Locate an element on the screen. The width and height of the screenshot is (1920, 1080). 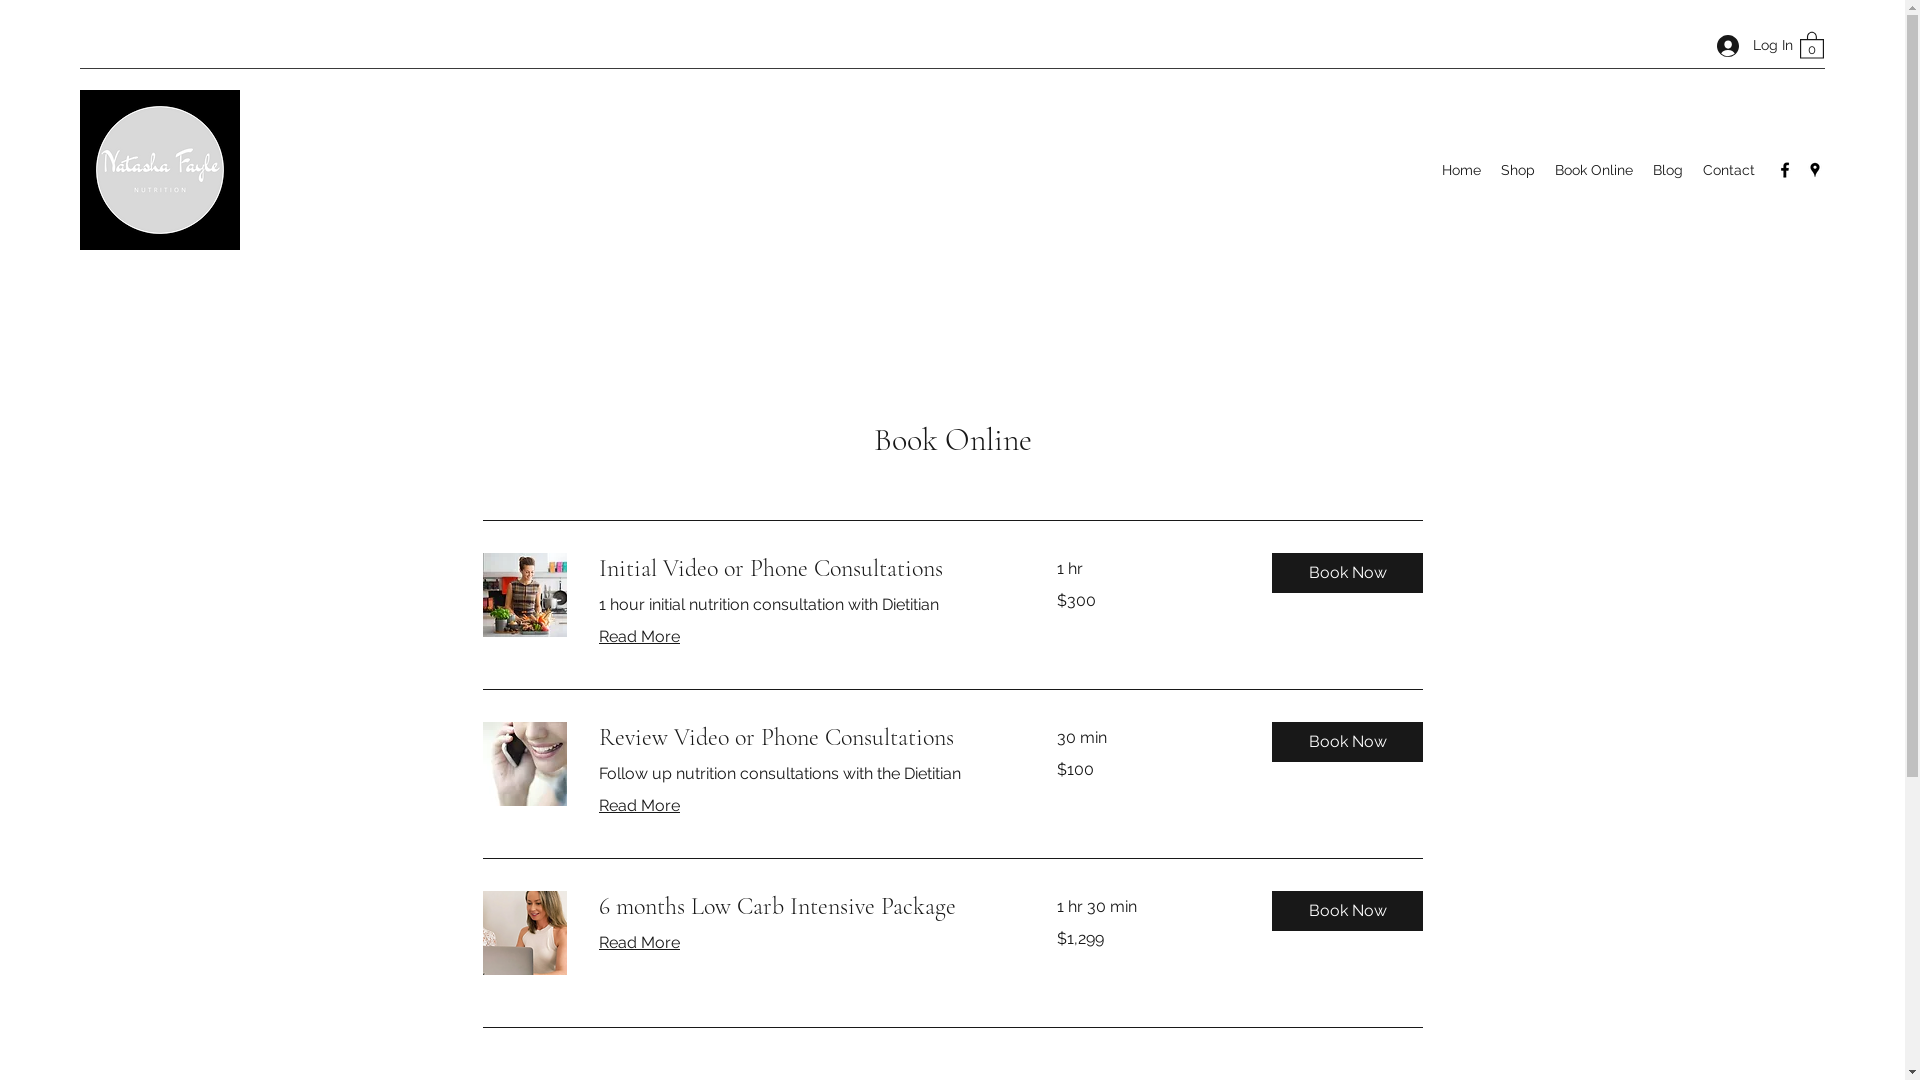
'Shop' is located at coordinates (1491, 168).